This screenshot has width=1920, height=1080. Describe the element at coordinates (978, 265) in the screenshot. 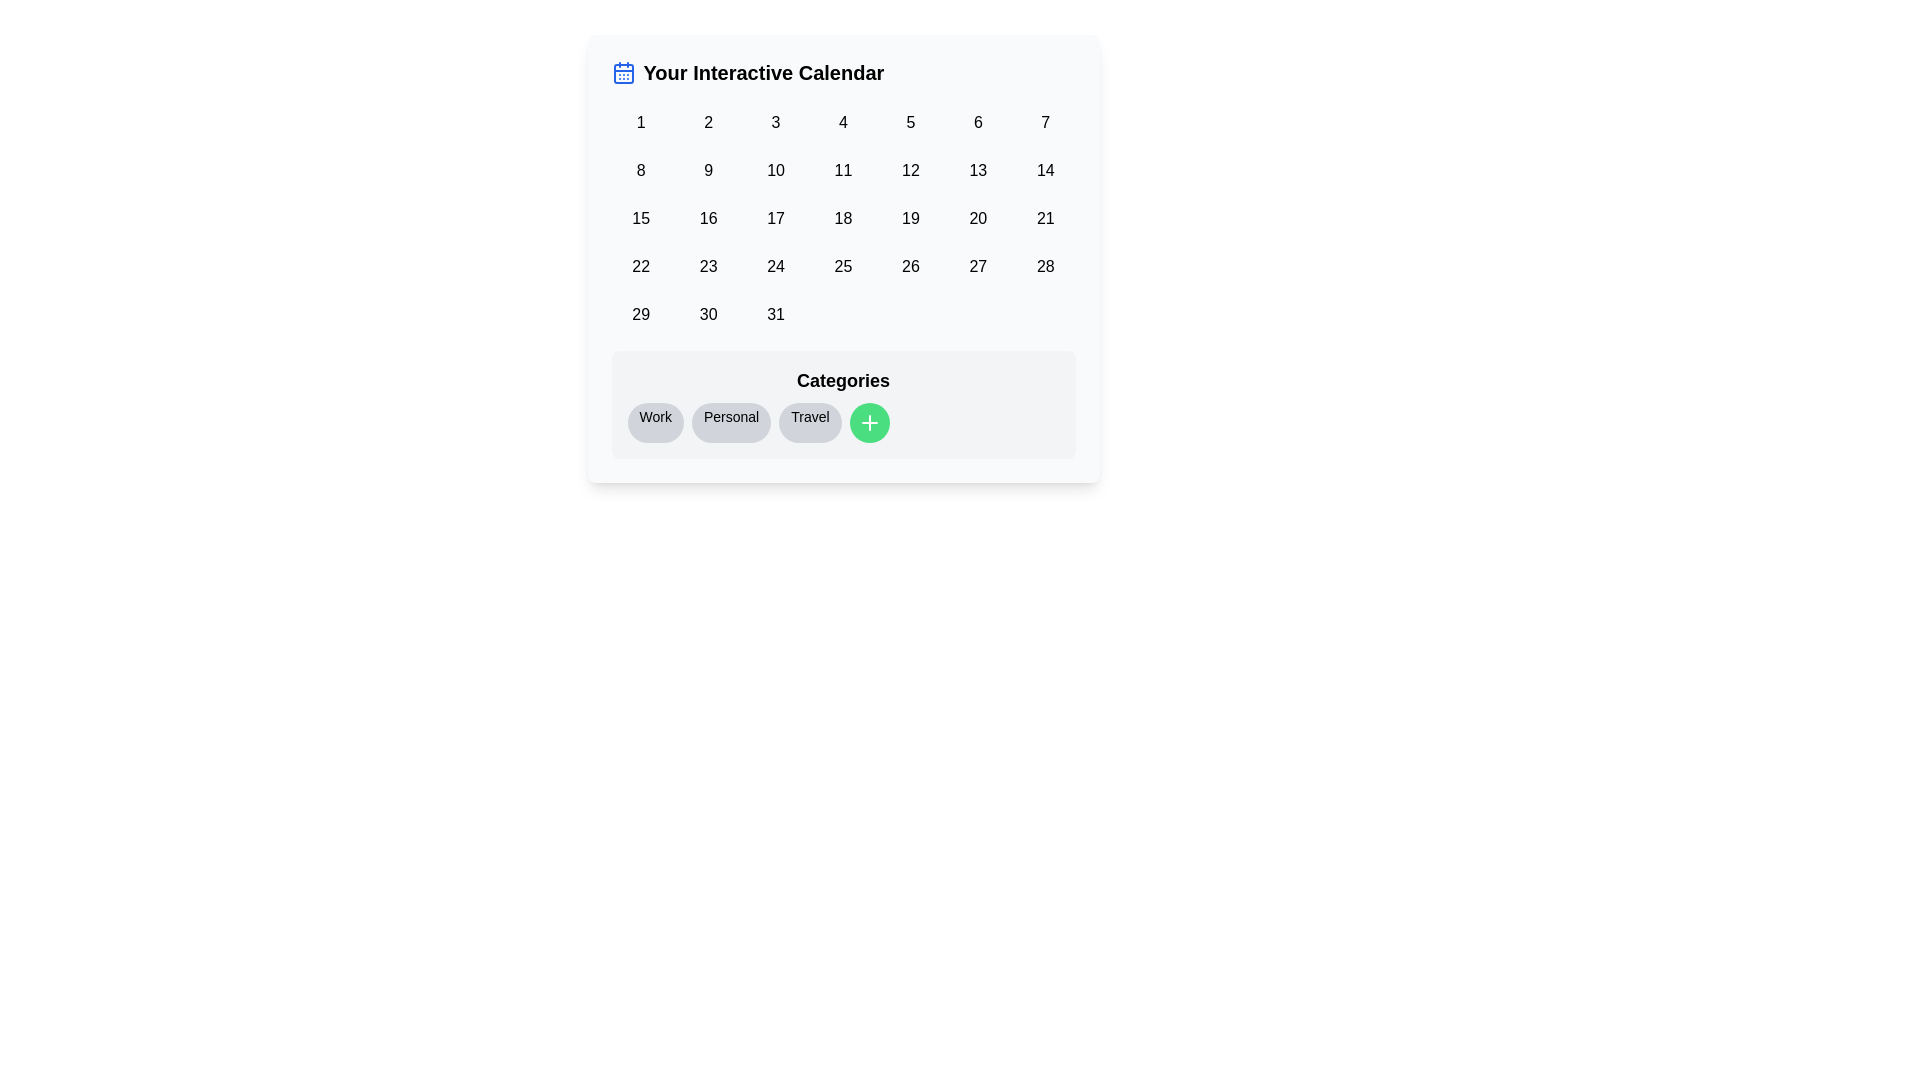

I see `the clickable date button representing the 27th day of the month in the interactive calendar interface to trigger a style change` at that location.